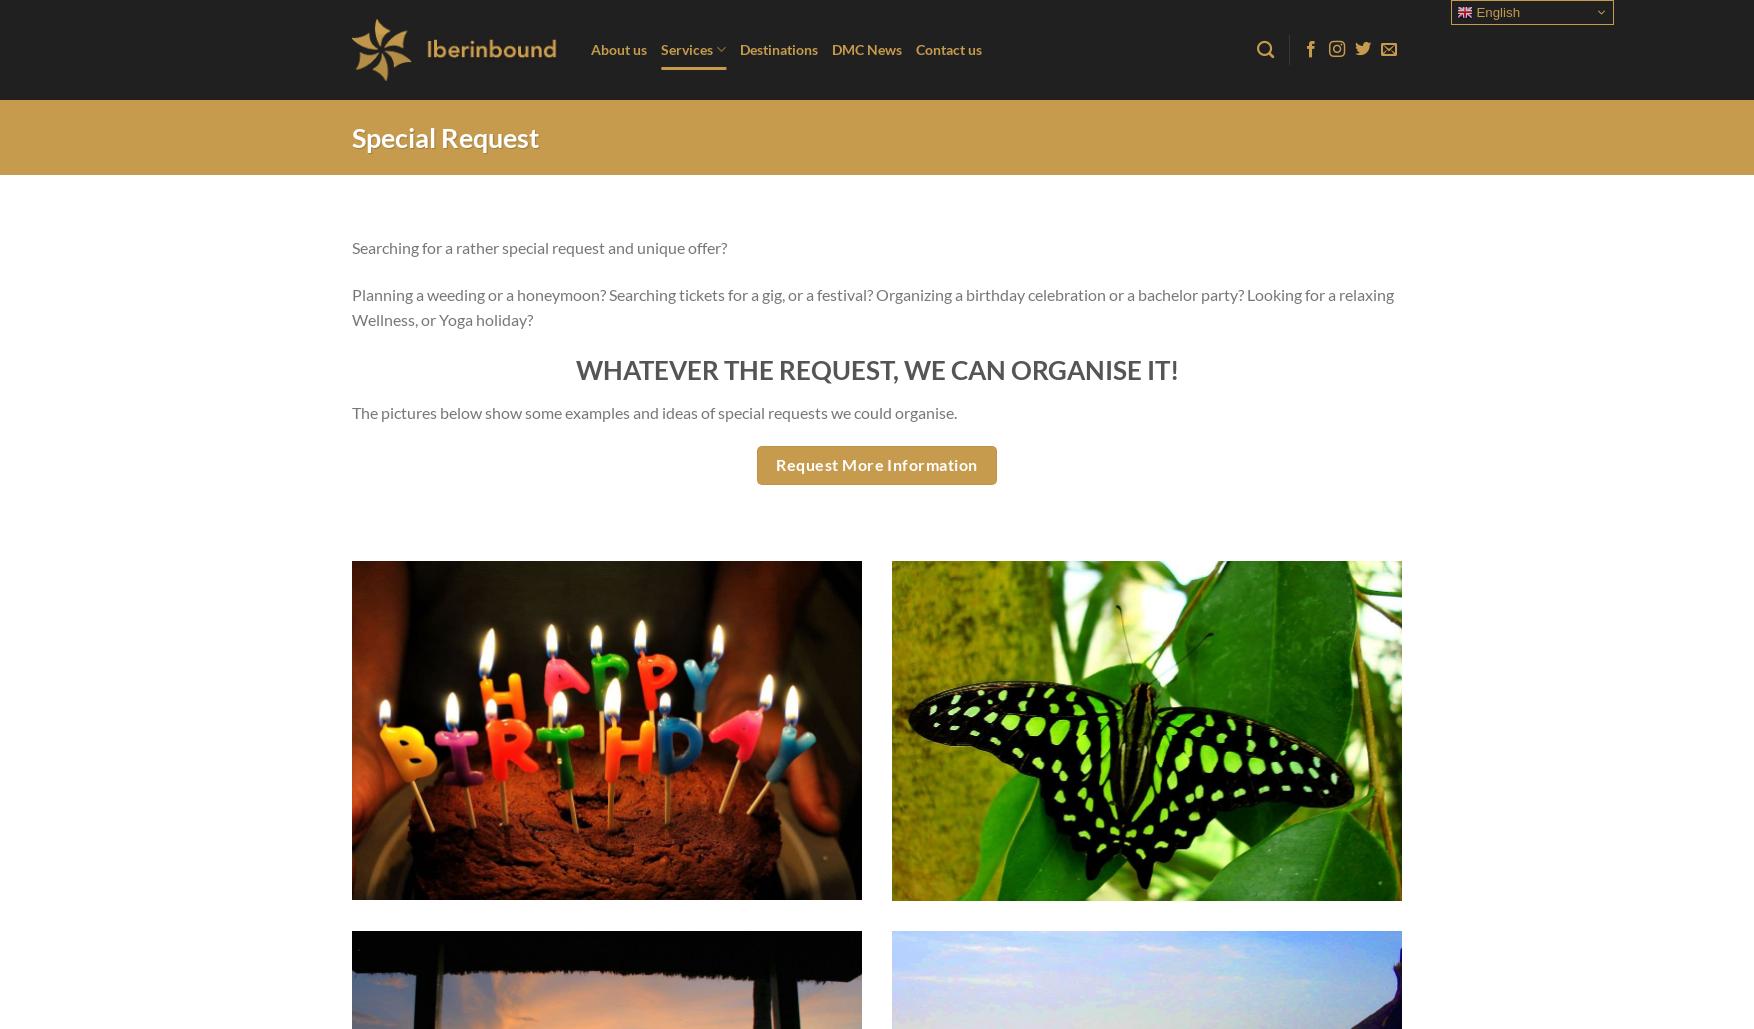  What do you see at coordinates (875, 368) in the screenshot?
I see `'WHATEVER THE REQUEST, WE CAN ORGANISE IT!'` at bounding box center [875, 368].